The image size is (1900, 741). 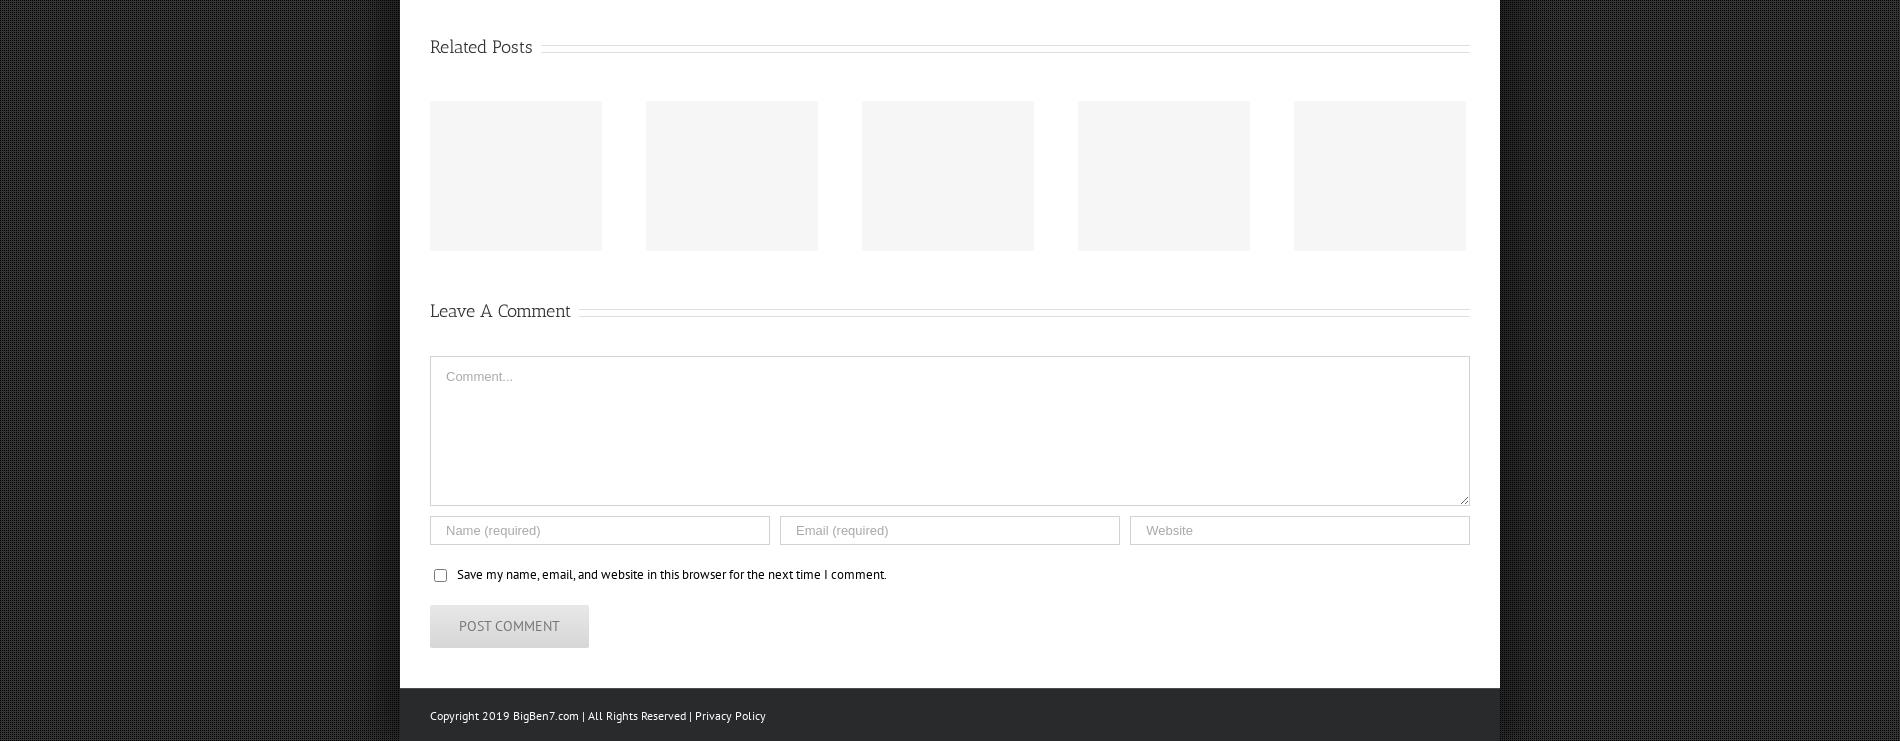 What do you see at coordinates (991, 195) in the screenshot?
I see `'“Ben Roethlisberger sends special video to Yucca Valley Trojans ahead of semi-final game”'` at bounding box center [991, 195].